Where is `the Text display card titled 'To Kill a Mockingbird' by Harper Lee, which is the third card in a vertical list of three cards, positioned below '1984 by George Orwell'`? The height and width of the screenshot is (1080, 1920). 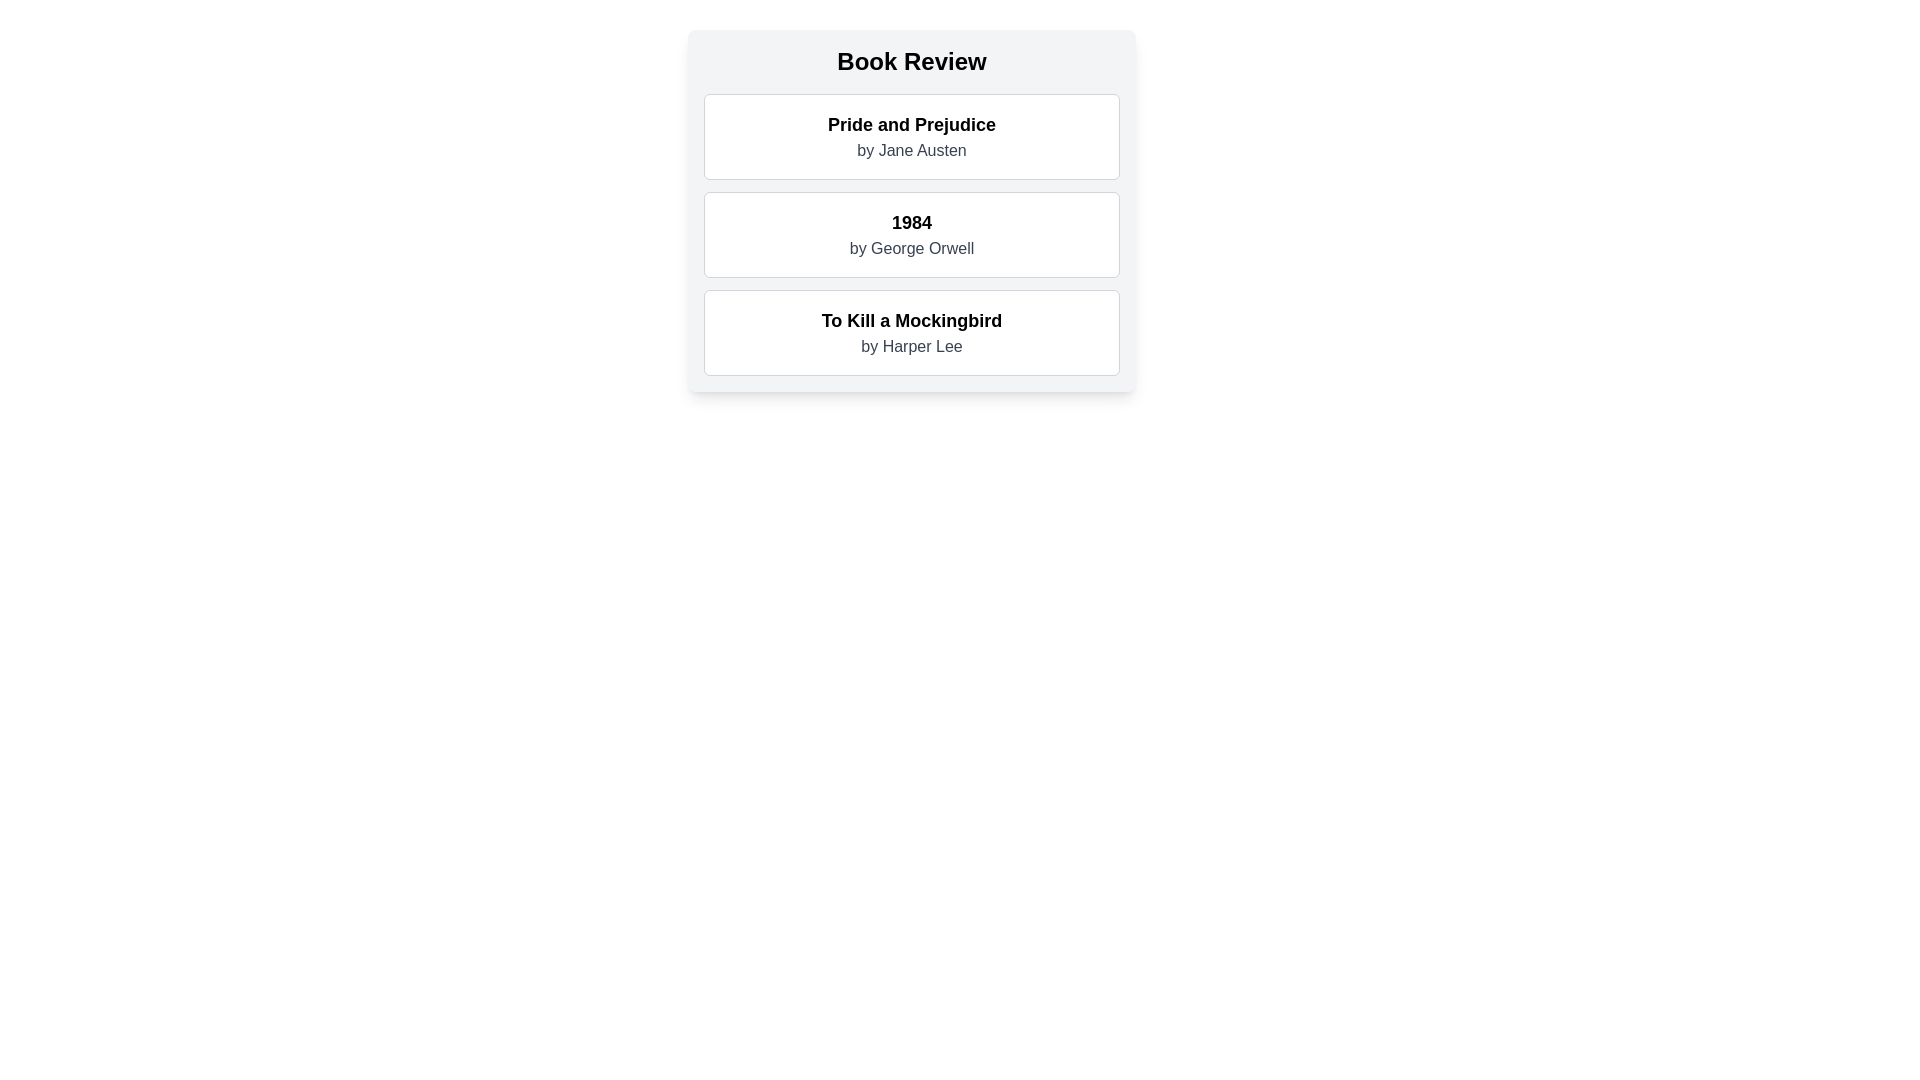
the Text display card titled 'To Kill a Mockingbird' by Harper Lee, which is the third card in a vertical list of three cards, positioned below '1984 by George Orwell' is located at coordinates (911, 331).